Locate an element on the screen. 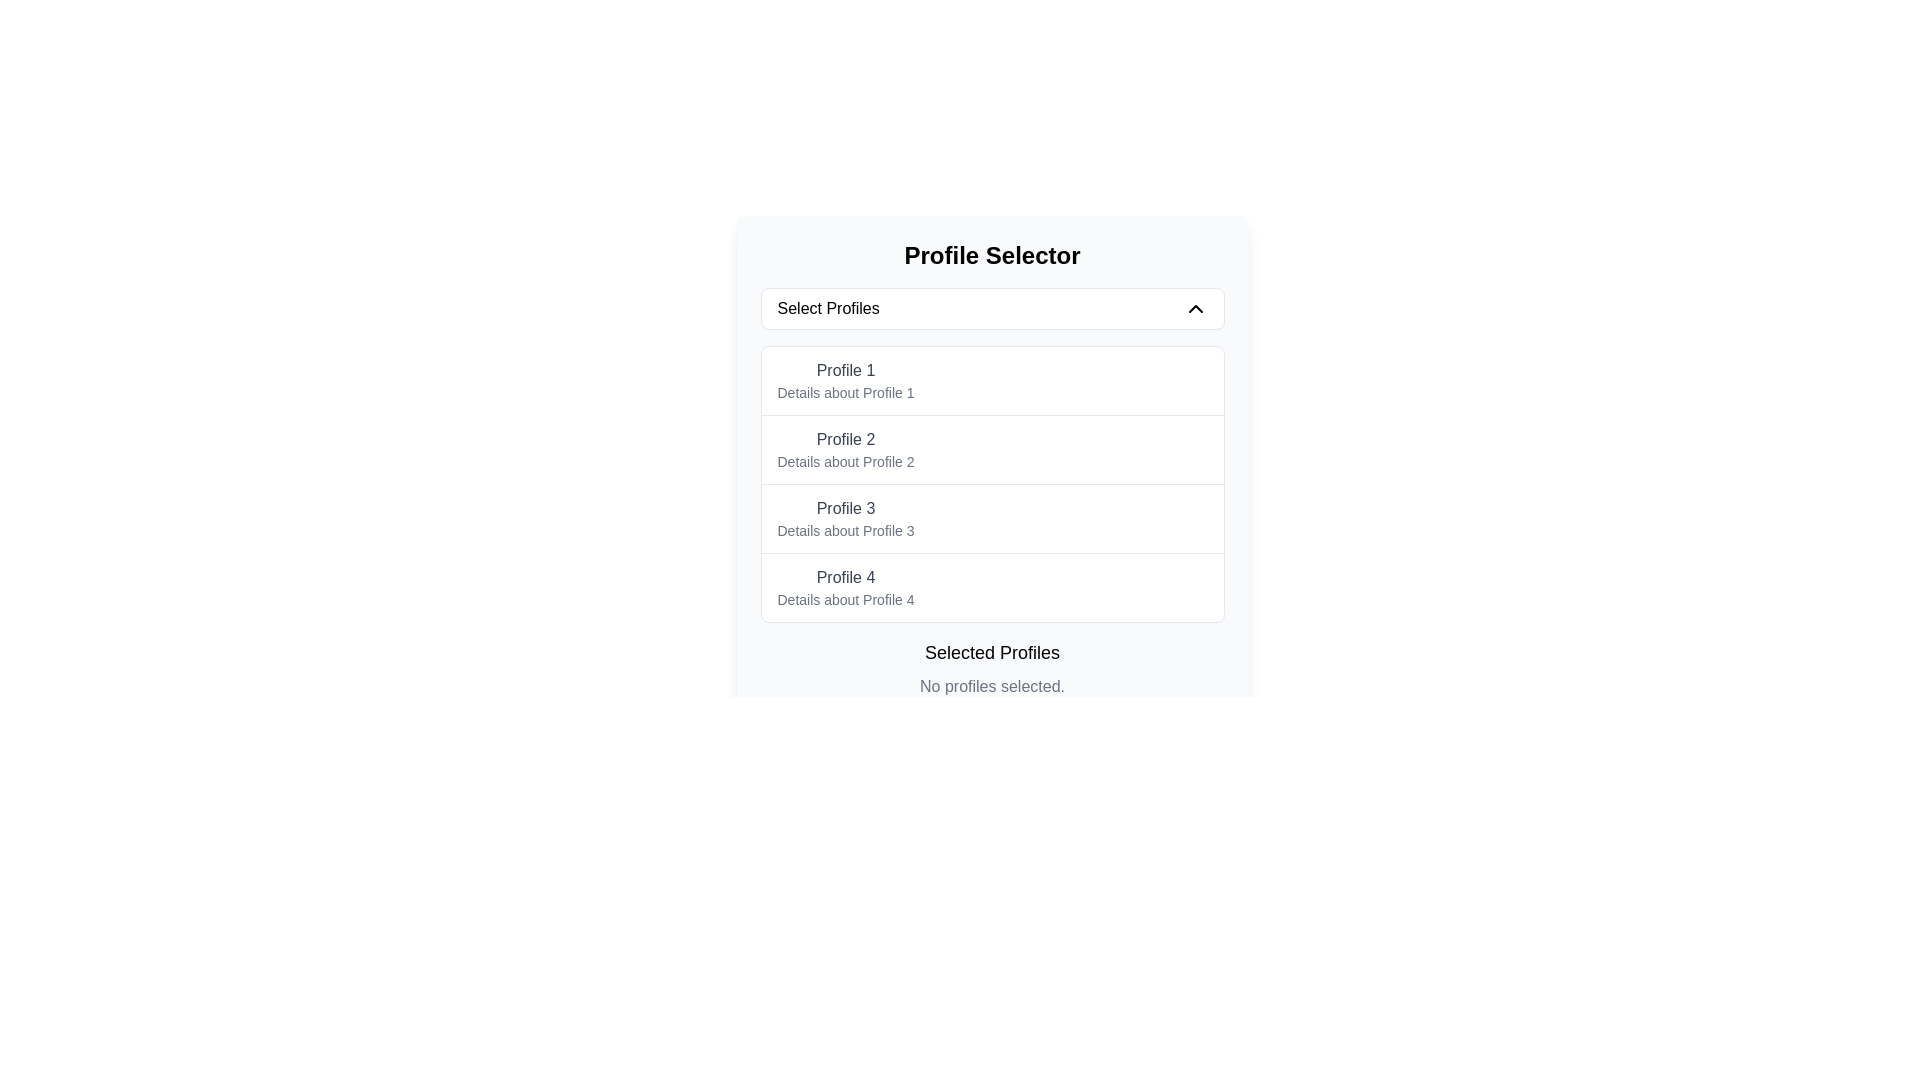 This screenshot has width=1920, height=1080. the static text label displaying 'Profile 4', which is styled in medium gray and bold, positioned above the 'Details about Profile 4' text in the Profile Selector modal is located at coordinates (845, 578).